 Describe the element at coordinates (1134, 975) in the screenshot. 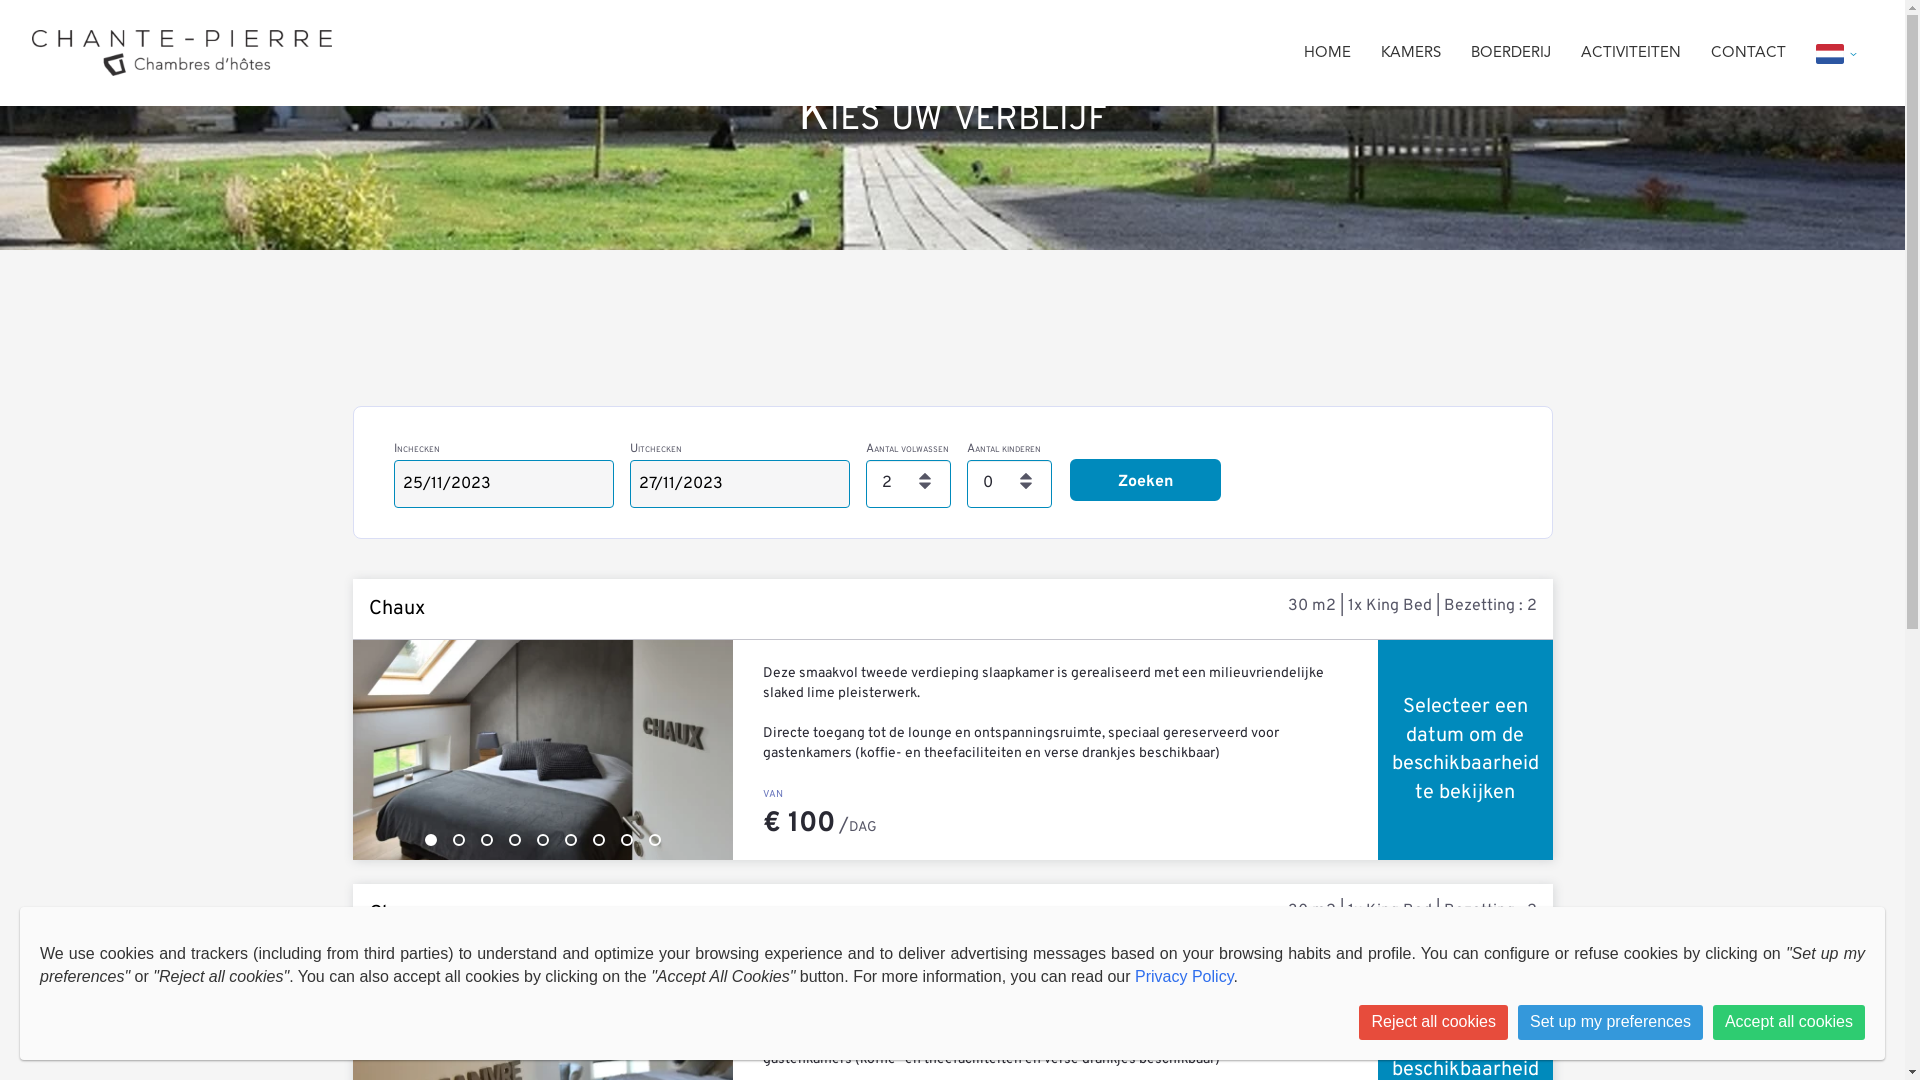

I see `'Privacy Policy'` at that location.